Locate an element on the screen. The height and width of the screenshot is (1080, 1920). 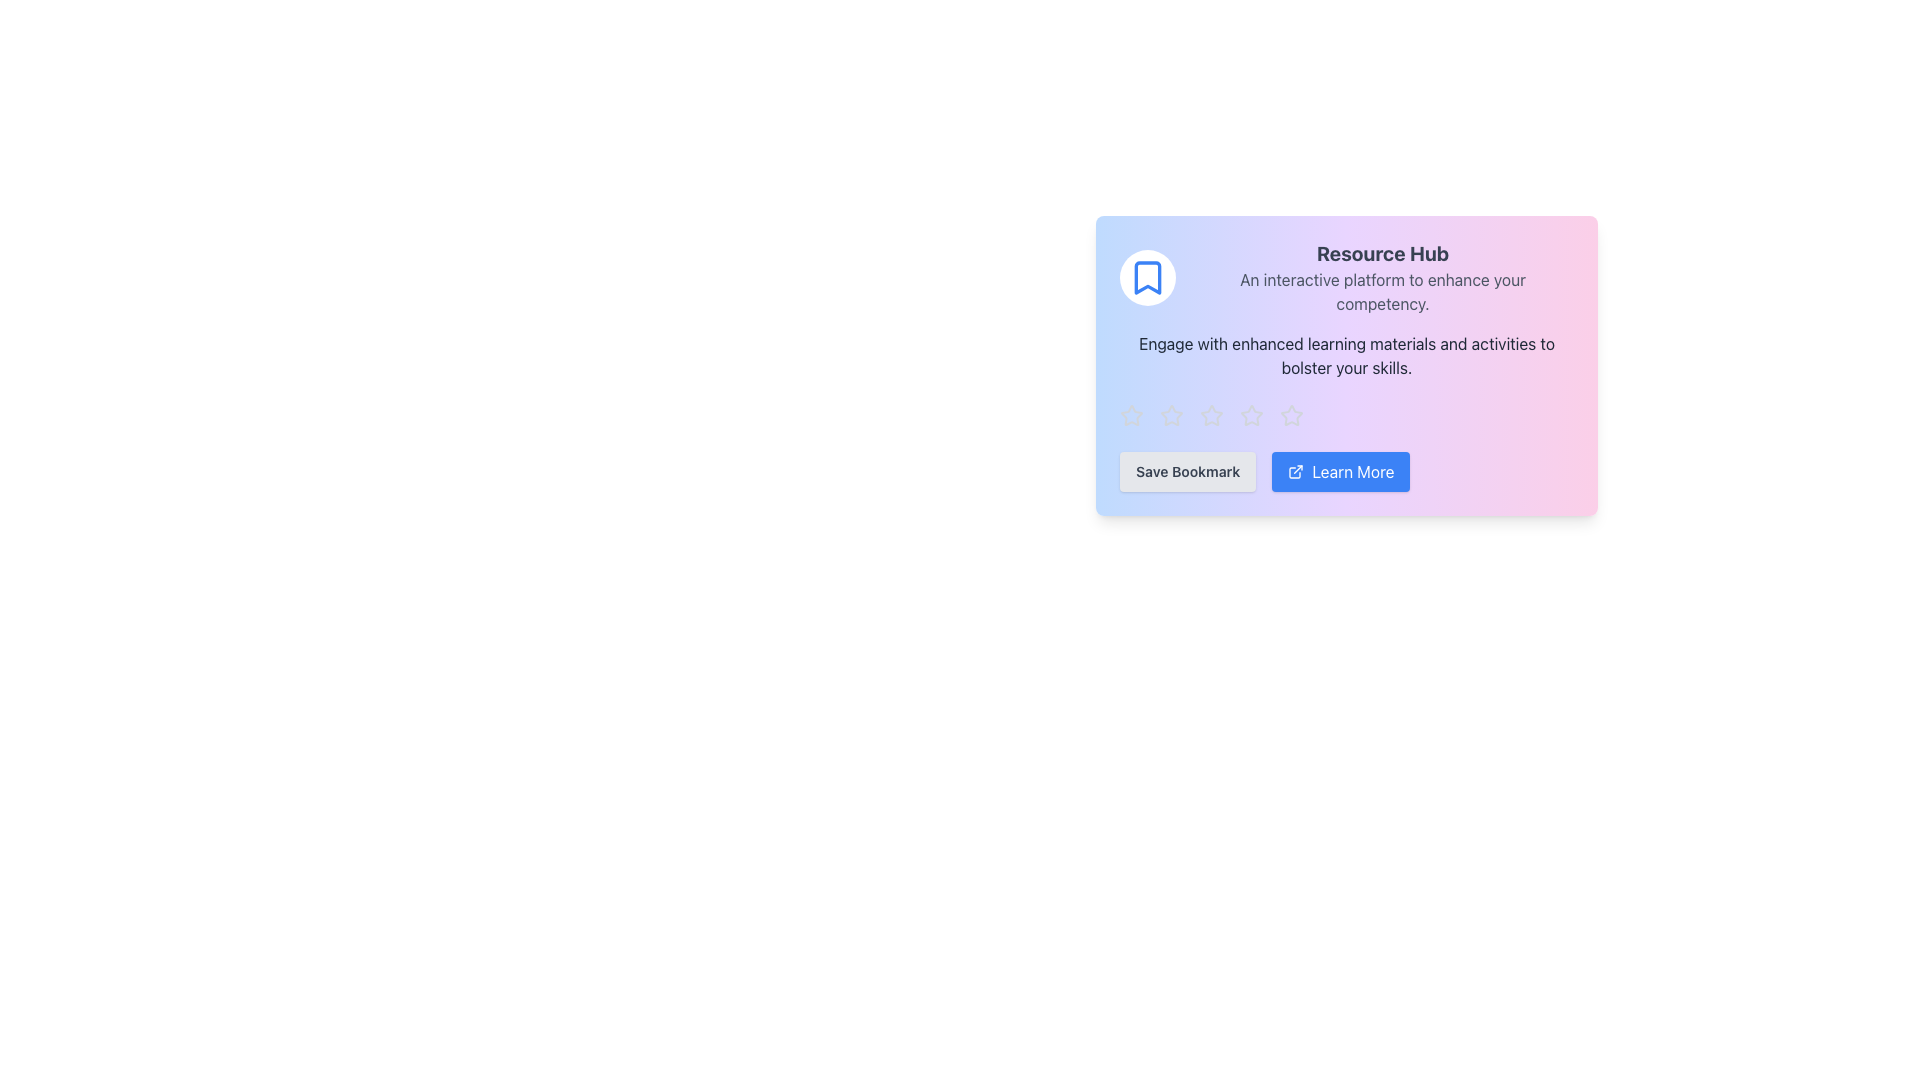
the second star in the rating system is located at coordinates (1171, 415).